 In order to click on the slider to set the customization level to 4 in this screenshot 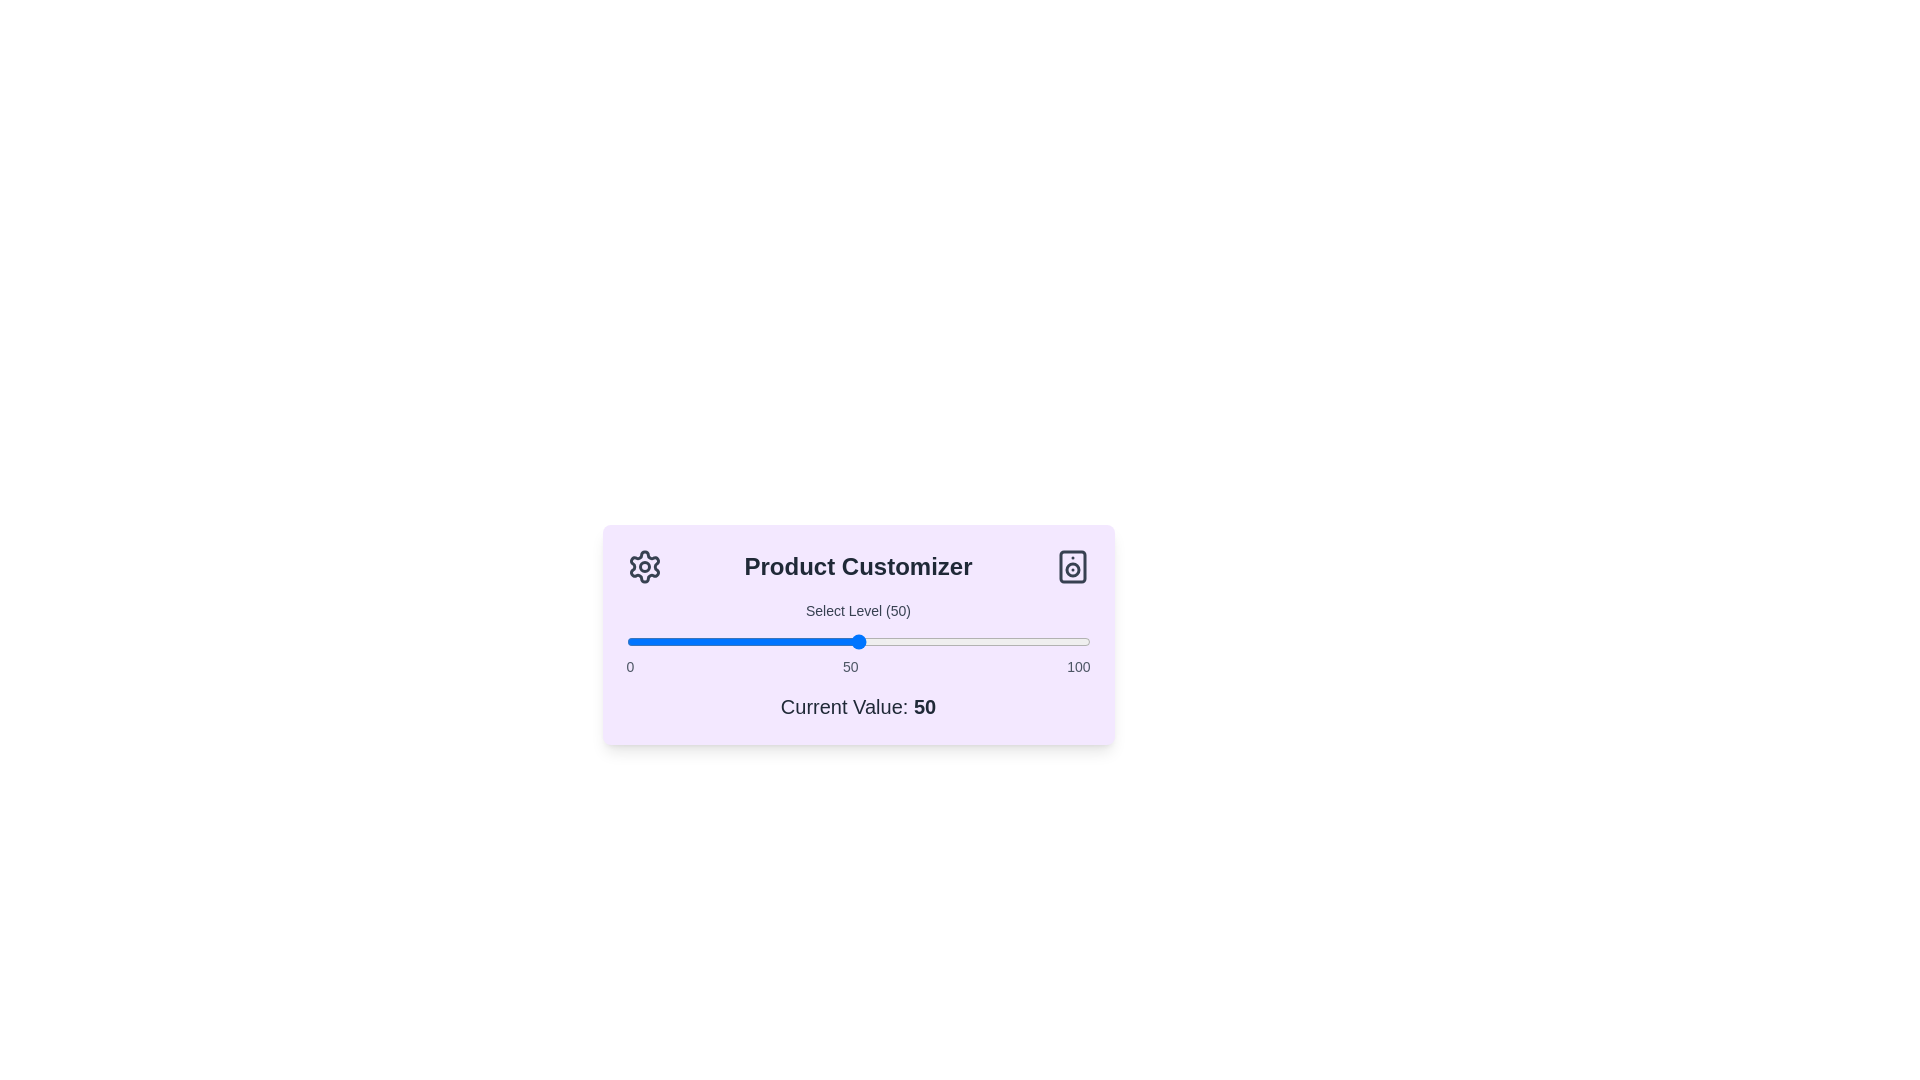, I will do `click(645, 641)`.